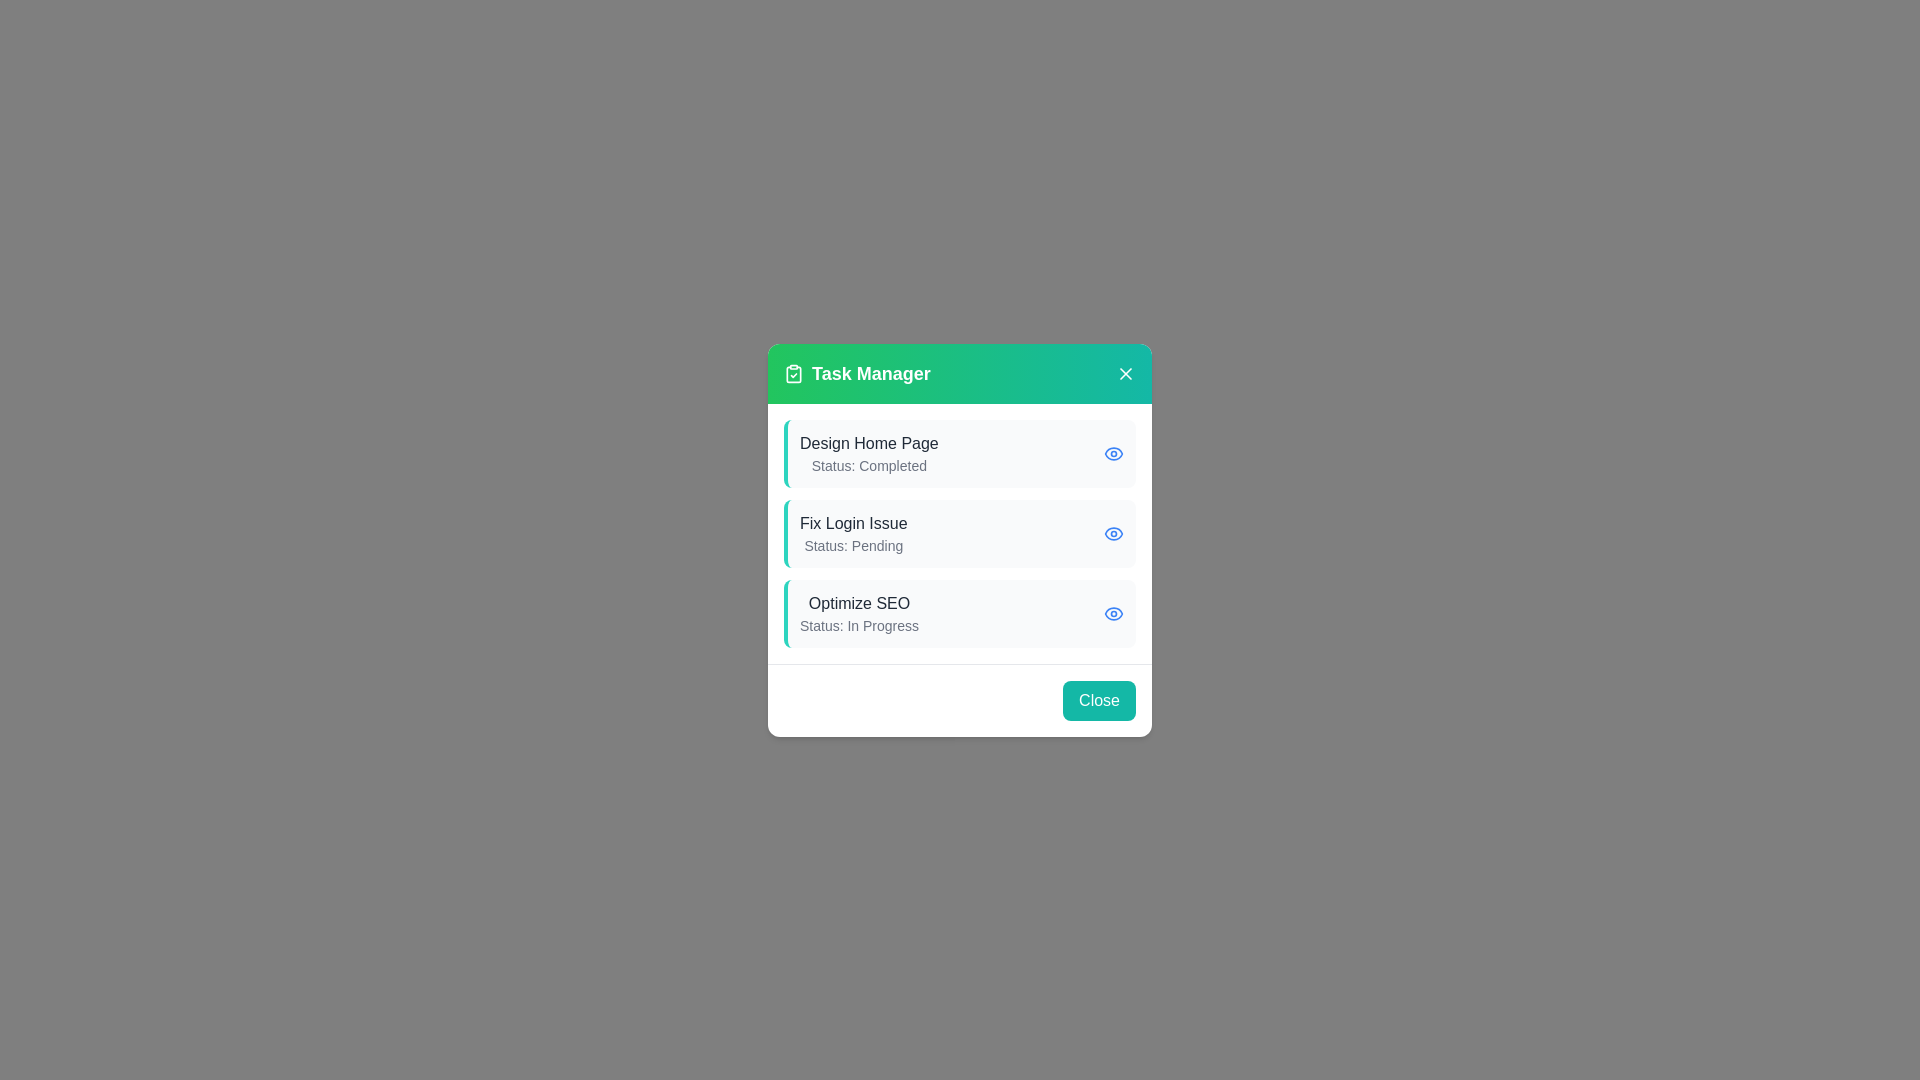 Image resolution: width=1920 pixels, height=1080 pixels. What do you see at coordinates (960, 532) in the screenshot?
I see `the second task item in the vertical list, which displays task details and progress status, located directly below 'Design Home Page' and above 'Optimize SEO'` at bounding box center [960, 532].